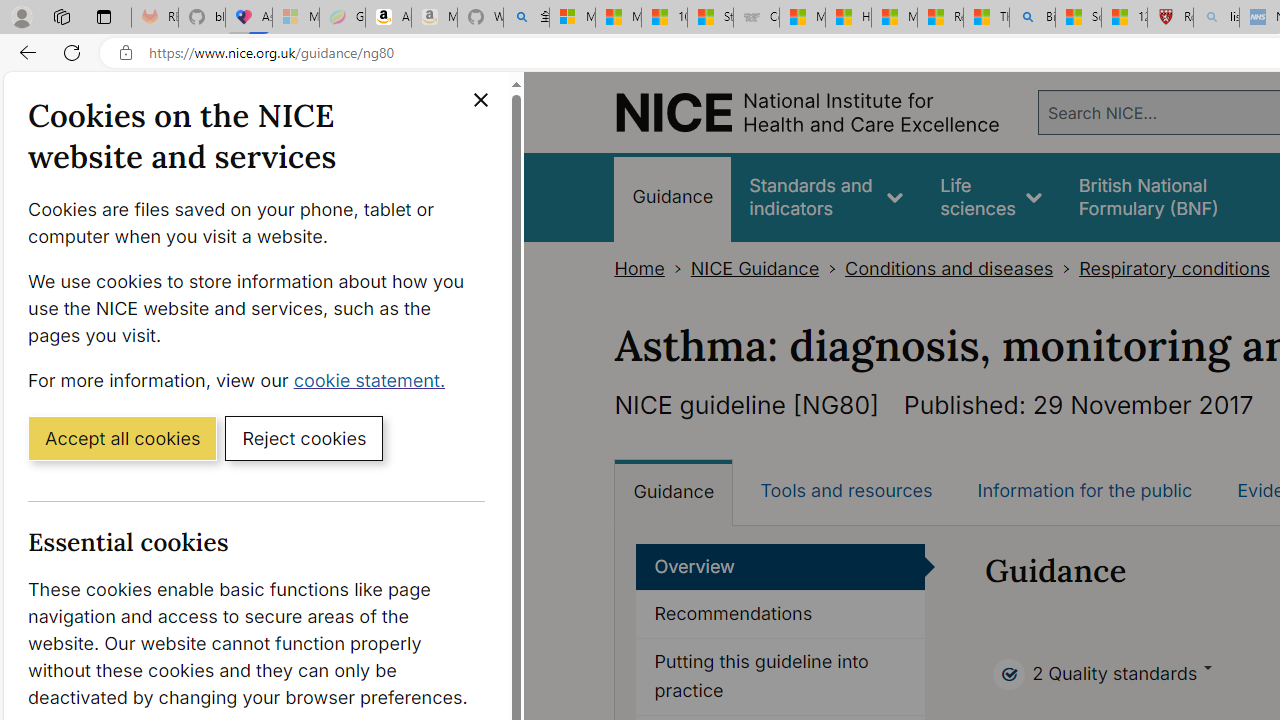 Image resolution: width=1280 pixels, height=720 pixels. I want to click on 'cookie statement. (Opens in a new window)', so click(373, 379).